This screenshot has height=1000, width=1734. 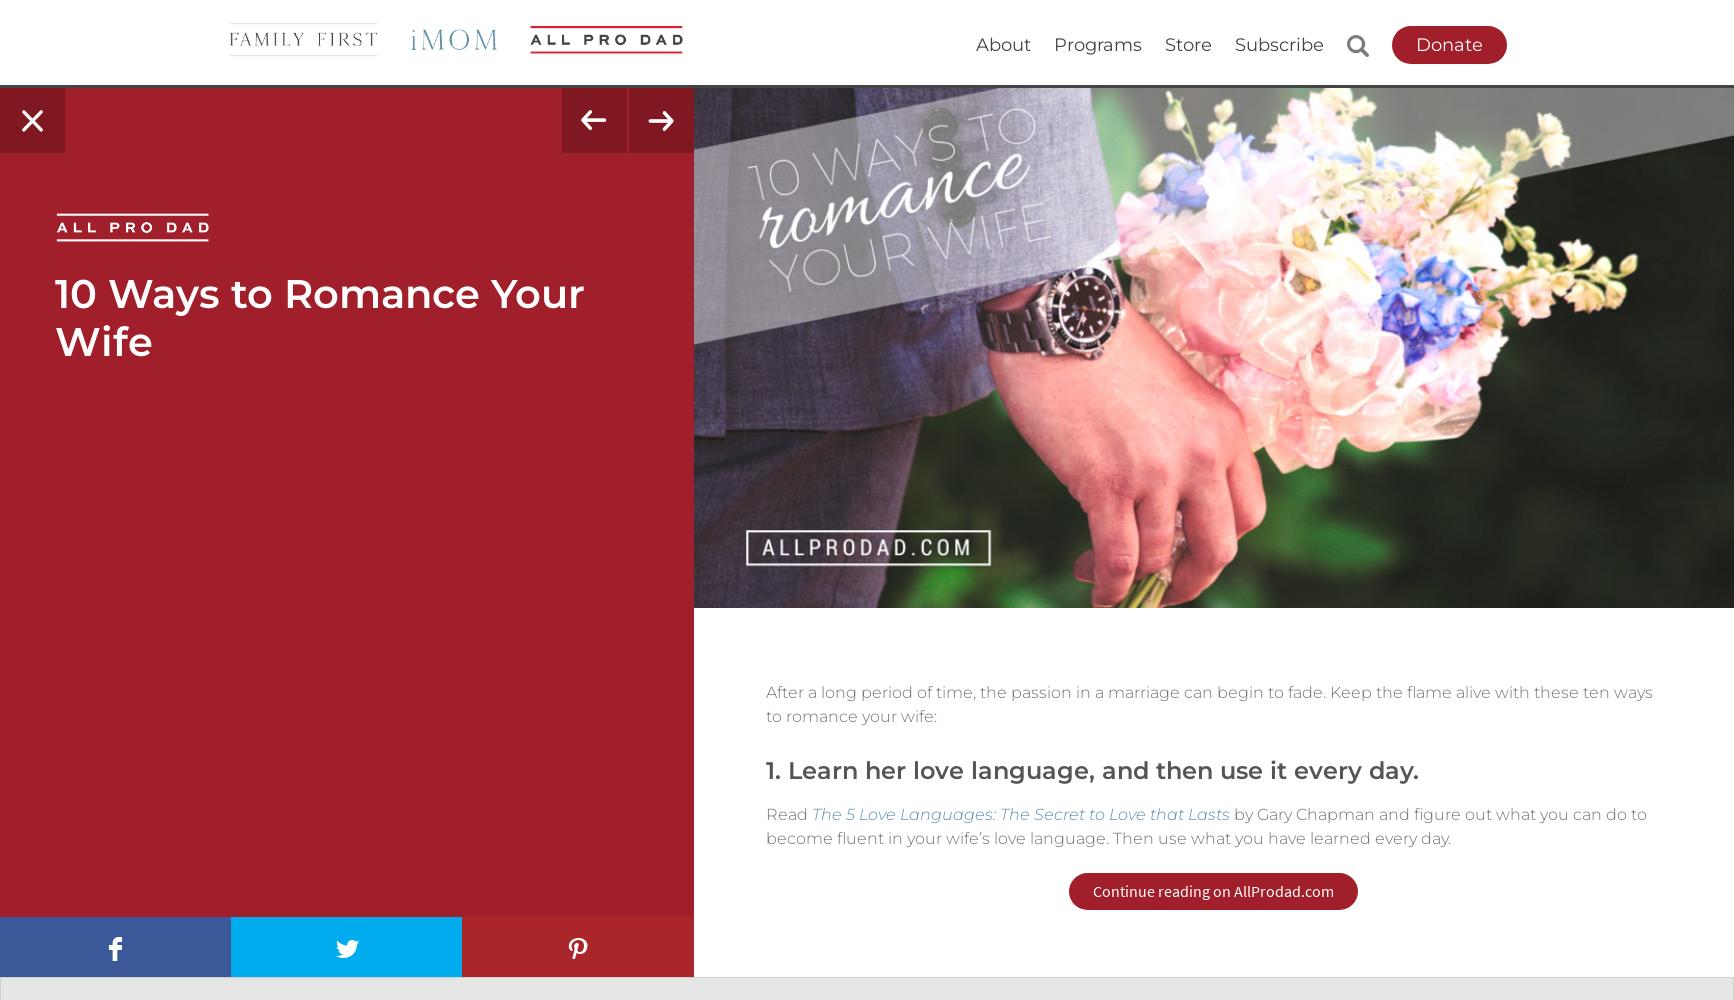 I want to click on 'L', so click(x=331, y=948).